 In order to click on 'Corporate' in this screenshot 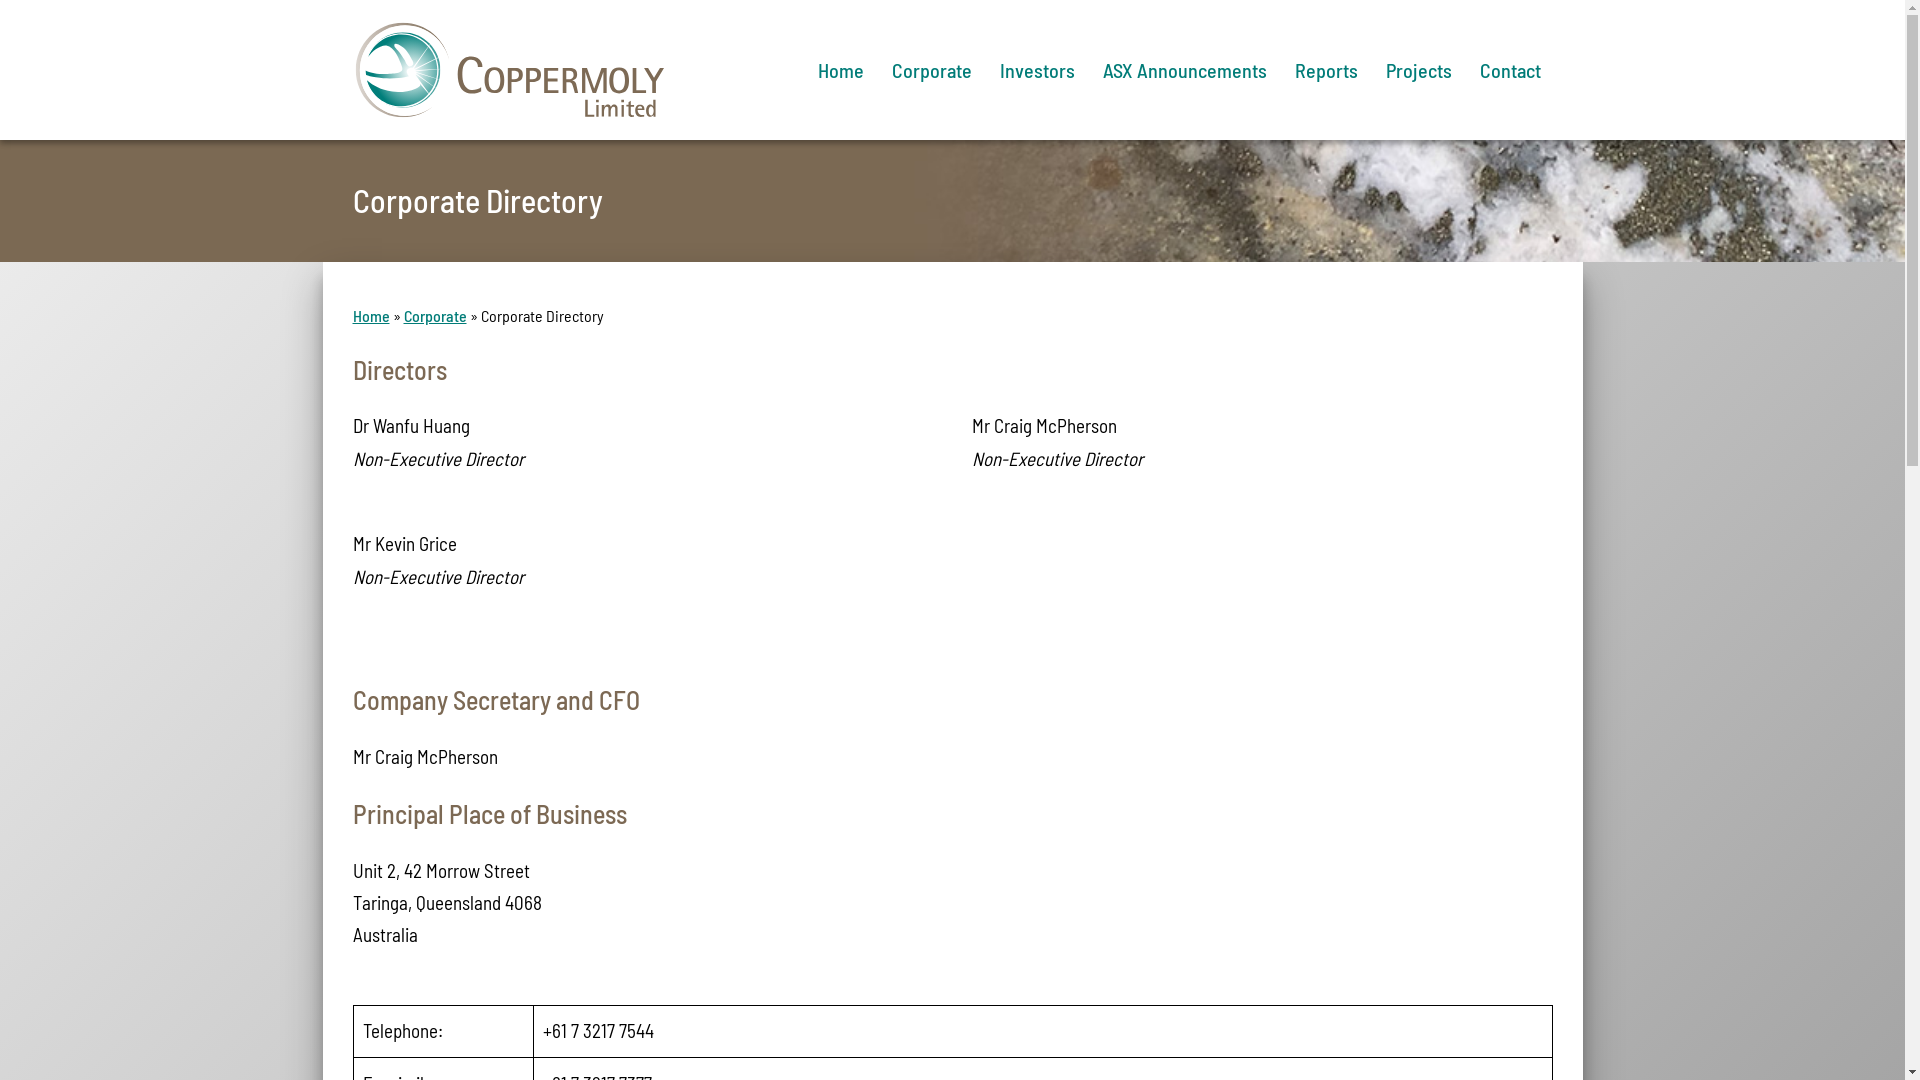, I will do `click(402, 315)`.